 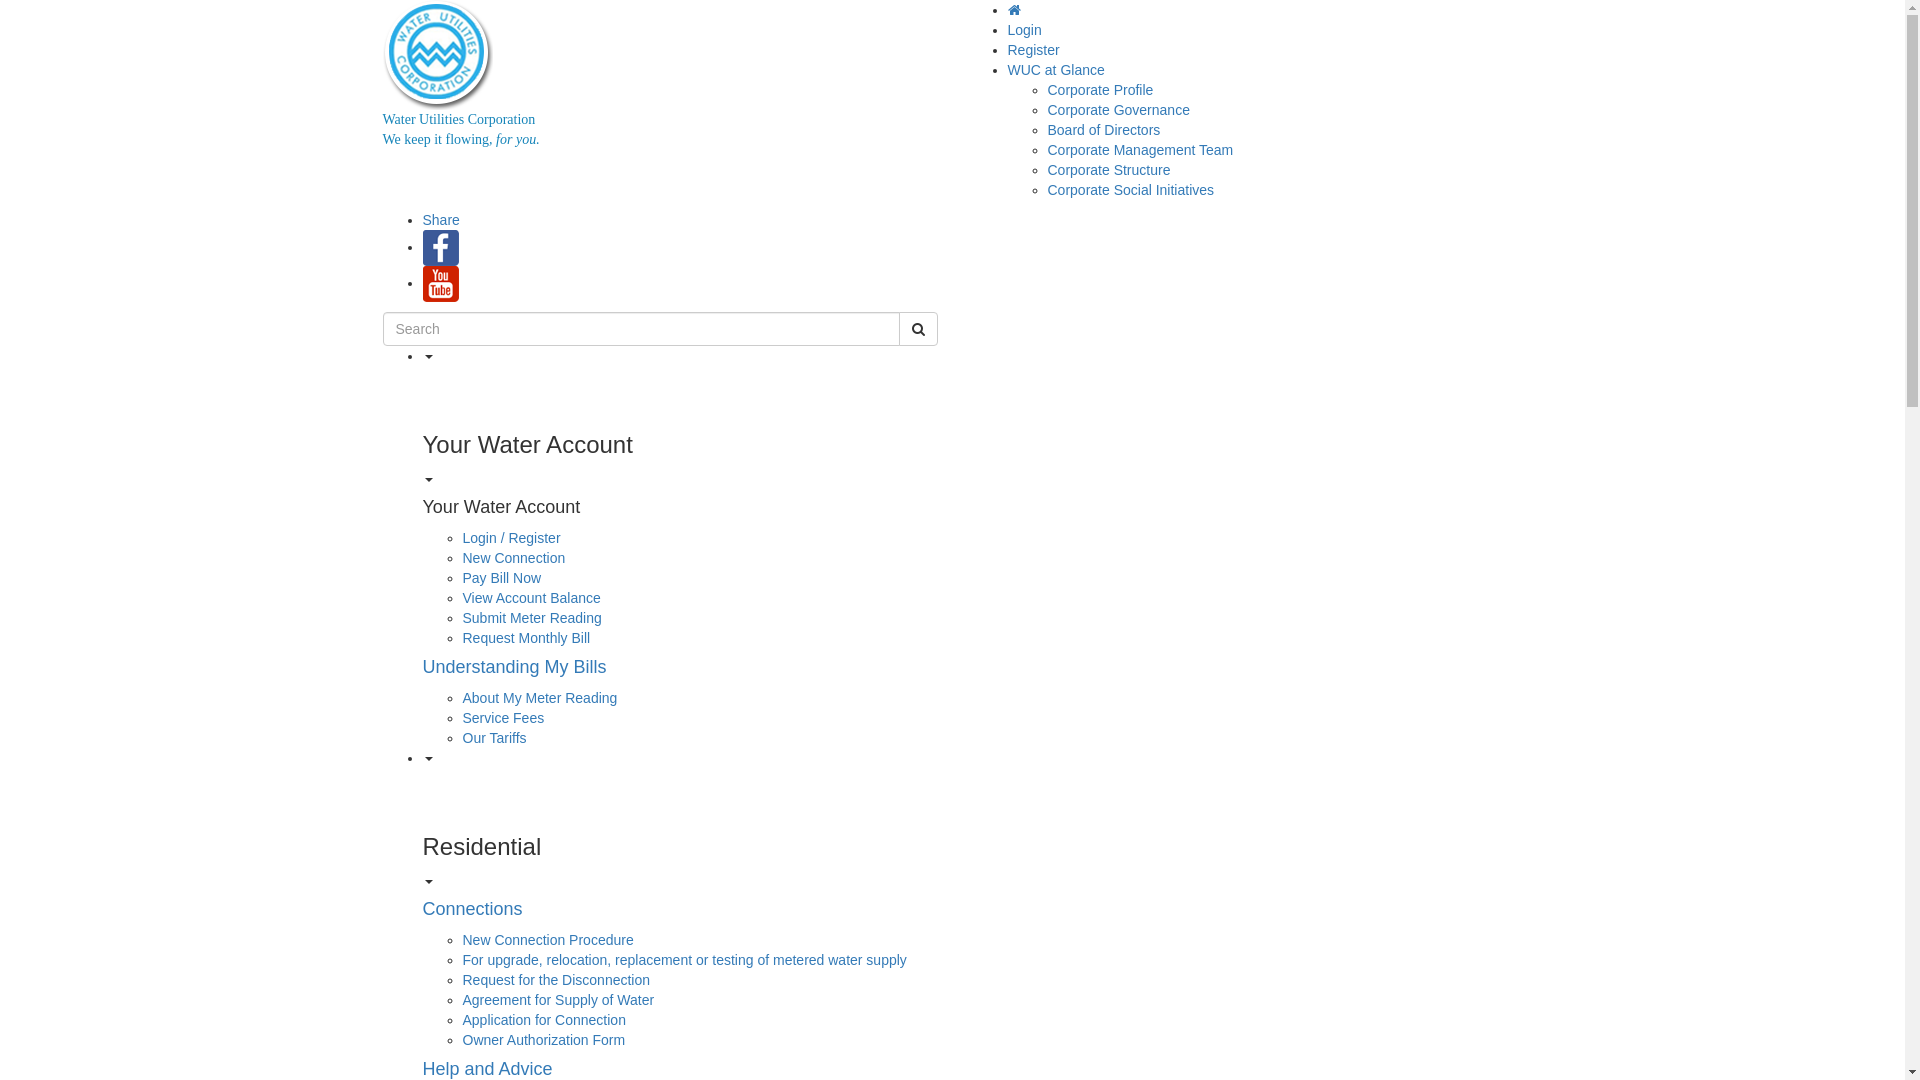 What do you see at coordinates (460, 978) in the screenshot?
I see `'Request for the Disconnection'` at bounding box center [460, 978].